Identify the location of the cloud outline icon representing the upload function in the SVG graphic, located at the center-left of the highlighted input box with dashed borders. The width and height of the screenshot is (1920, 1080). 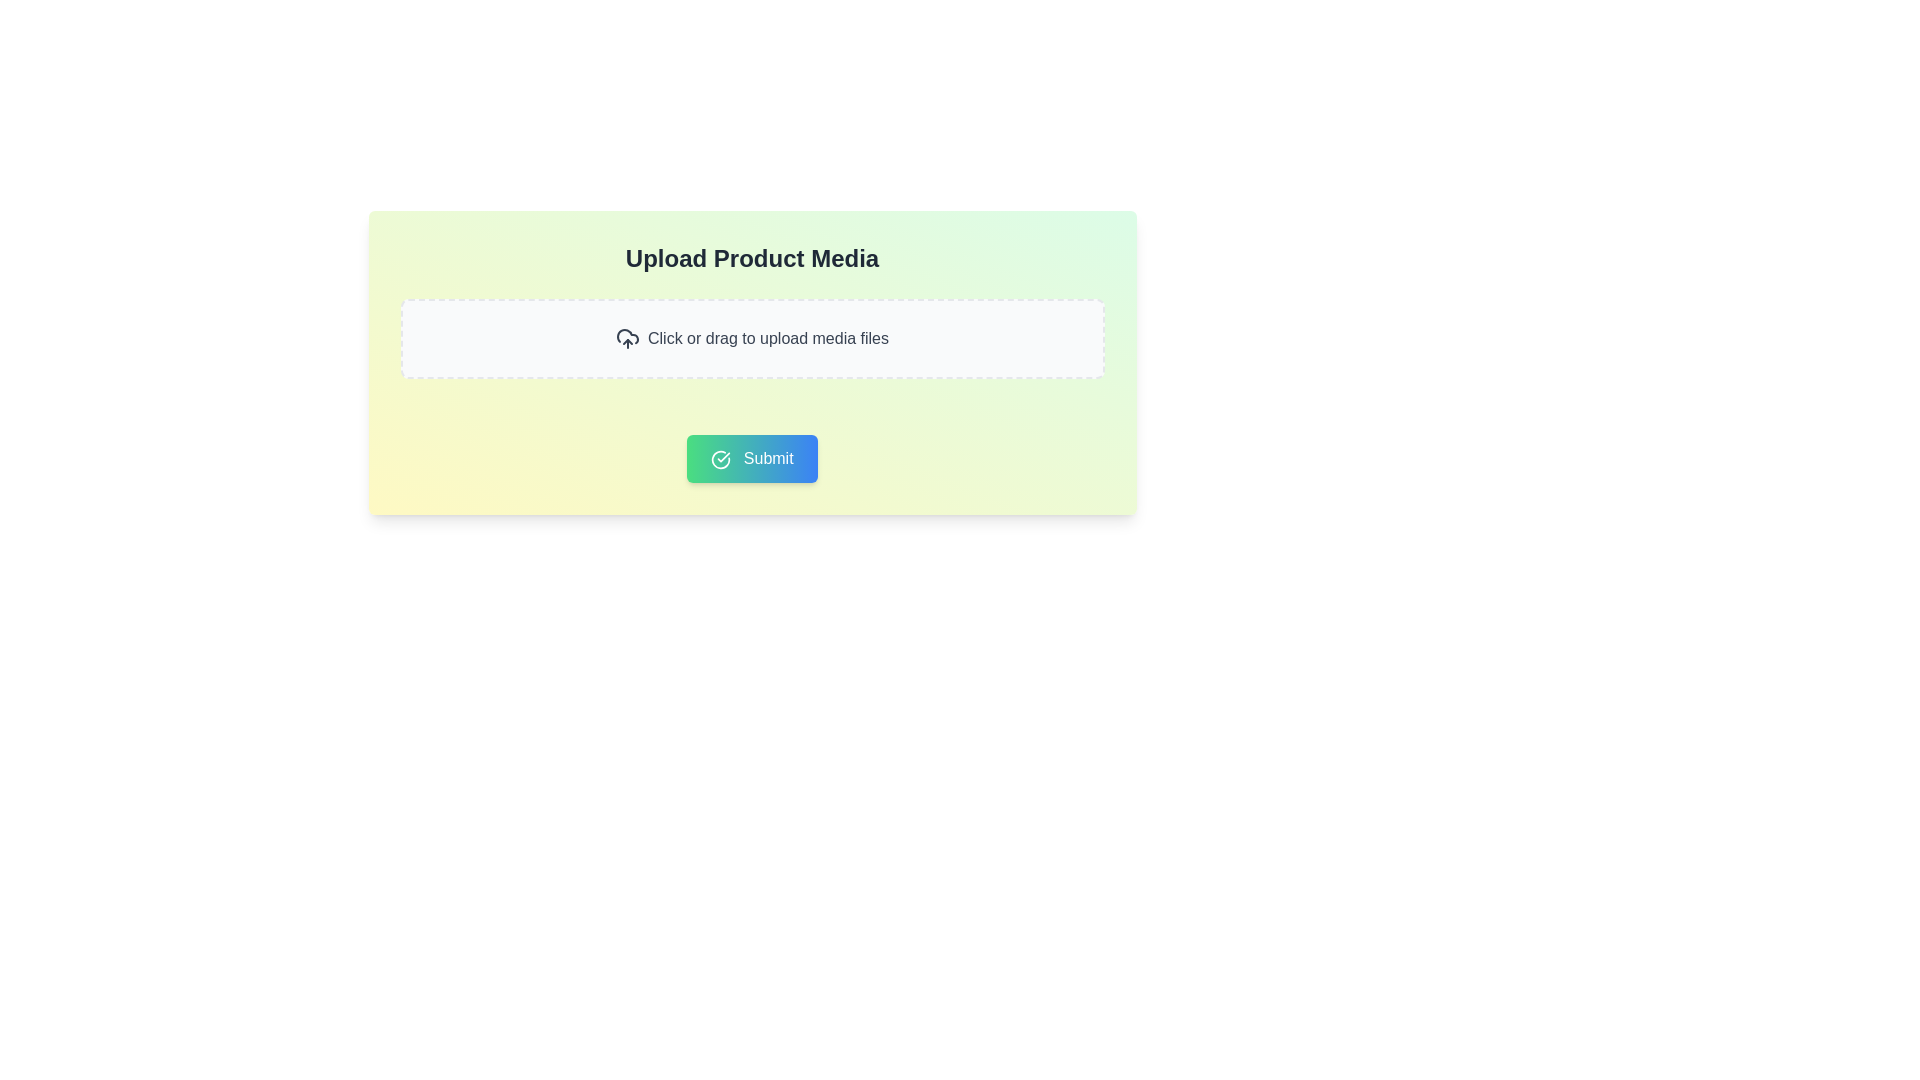
(627, 335).